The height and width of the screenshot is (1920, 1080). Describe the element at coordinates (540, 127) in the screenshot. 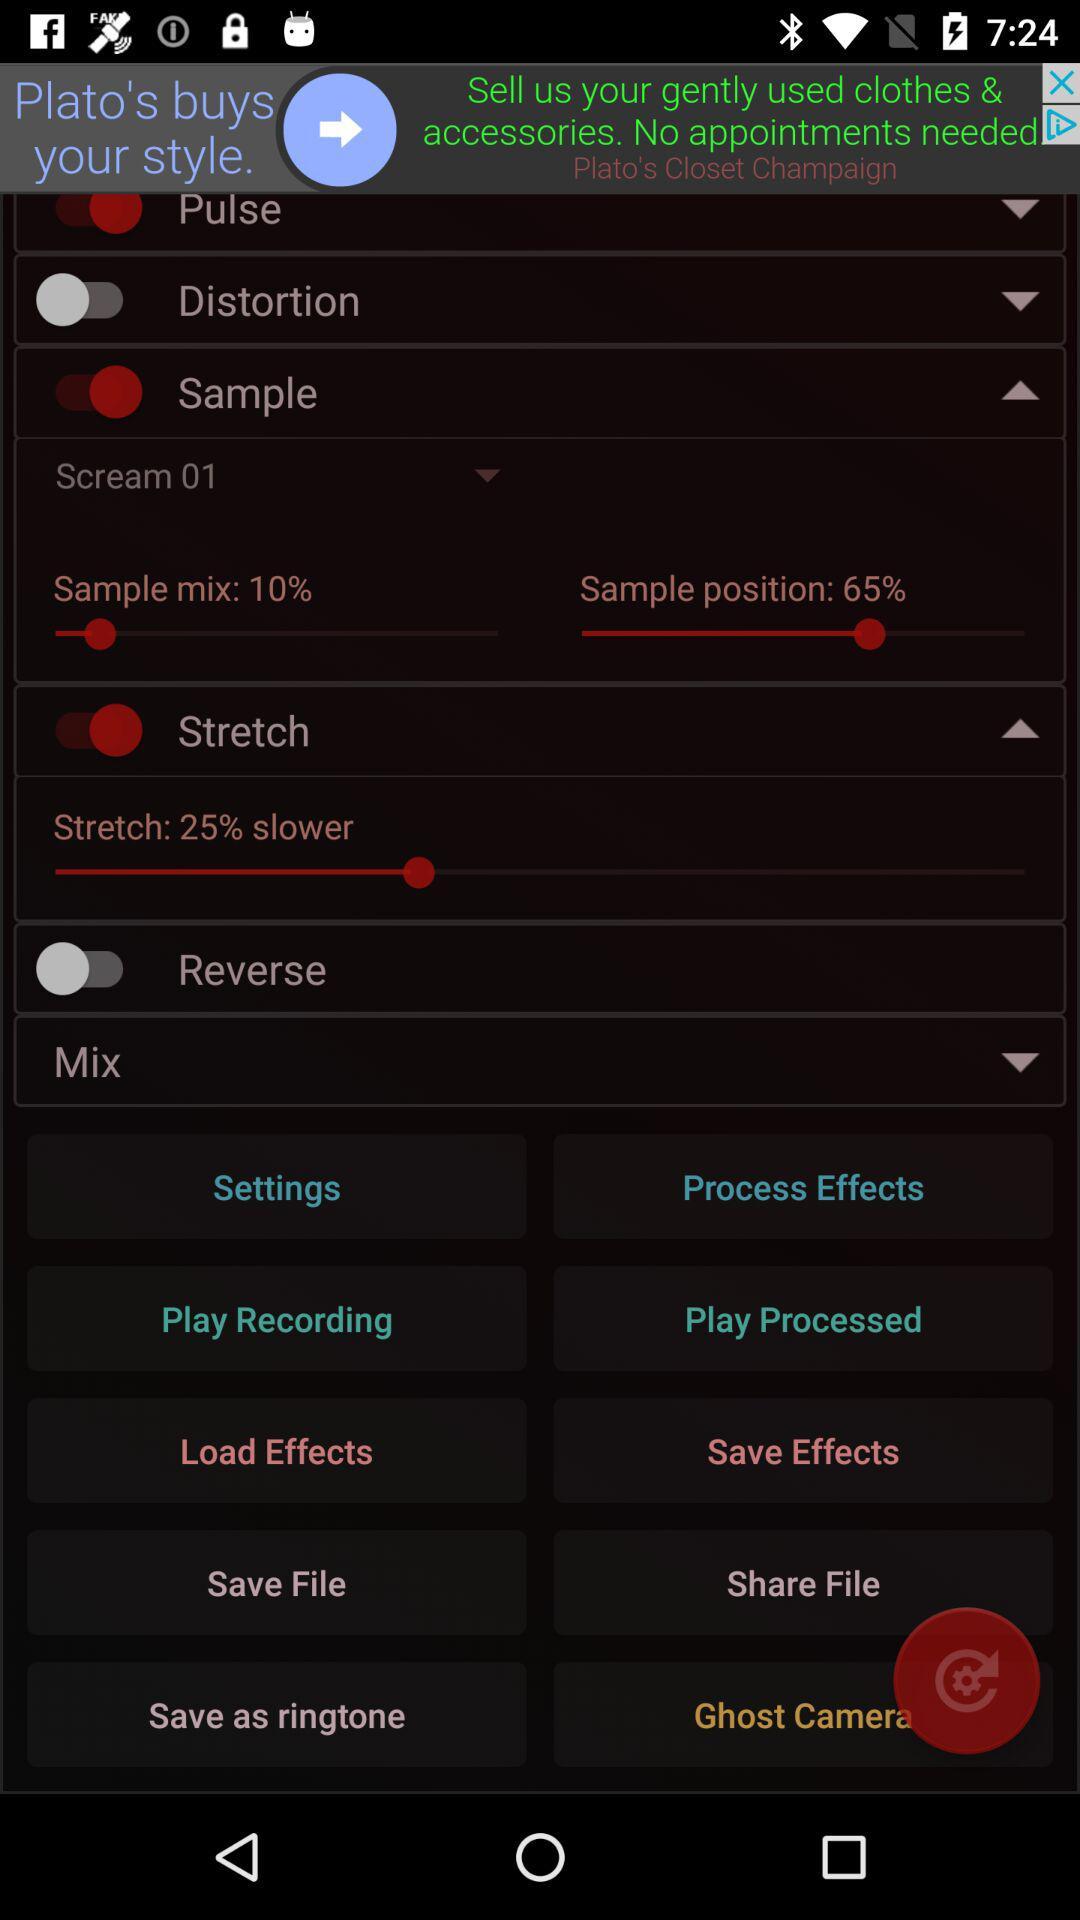

I see `menu` at that location.